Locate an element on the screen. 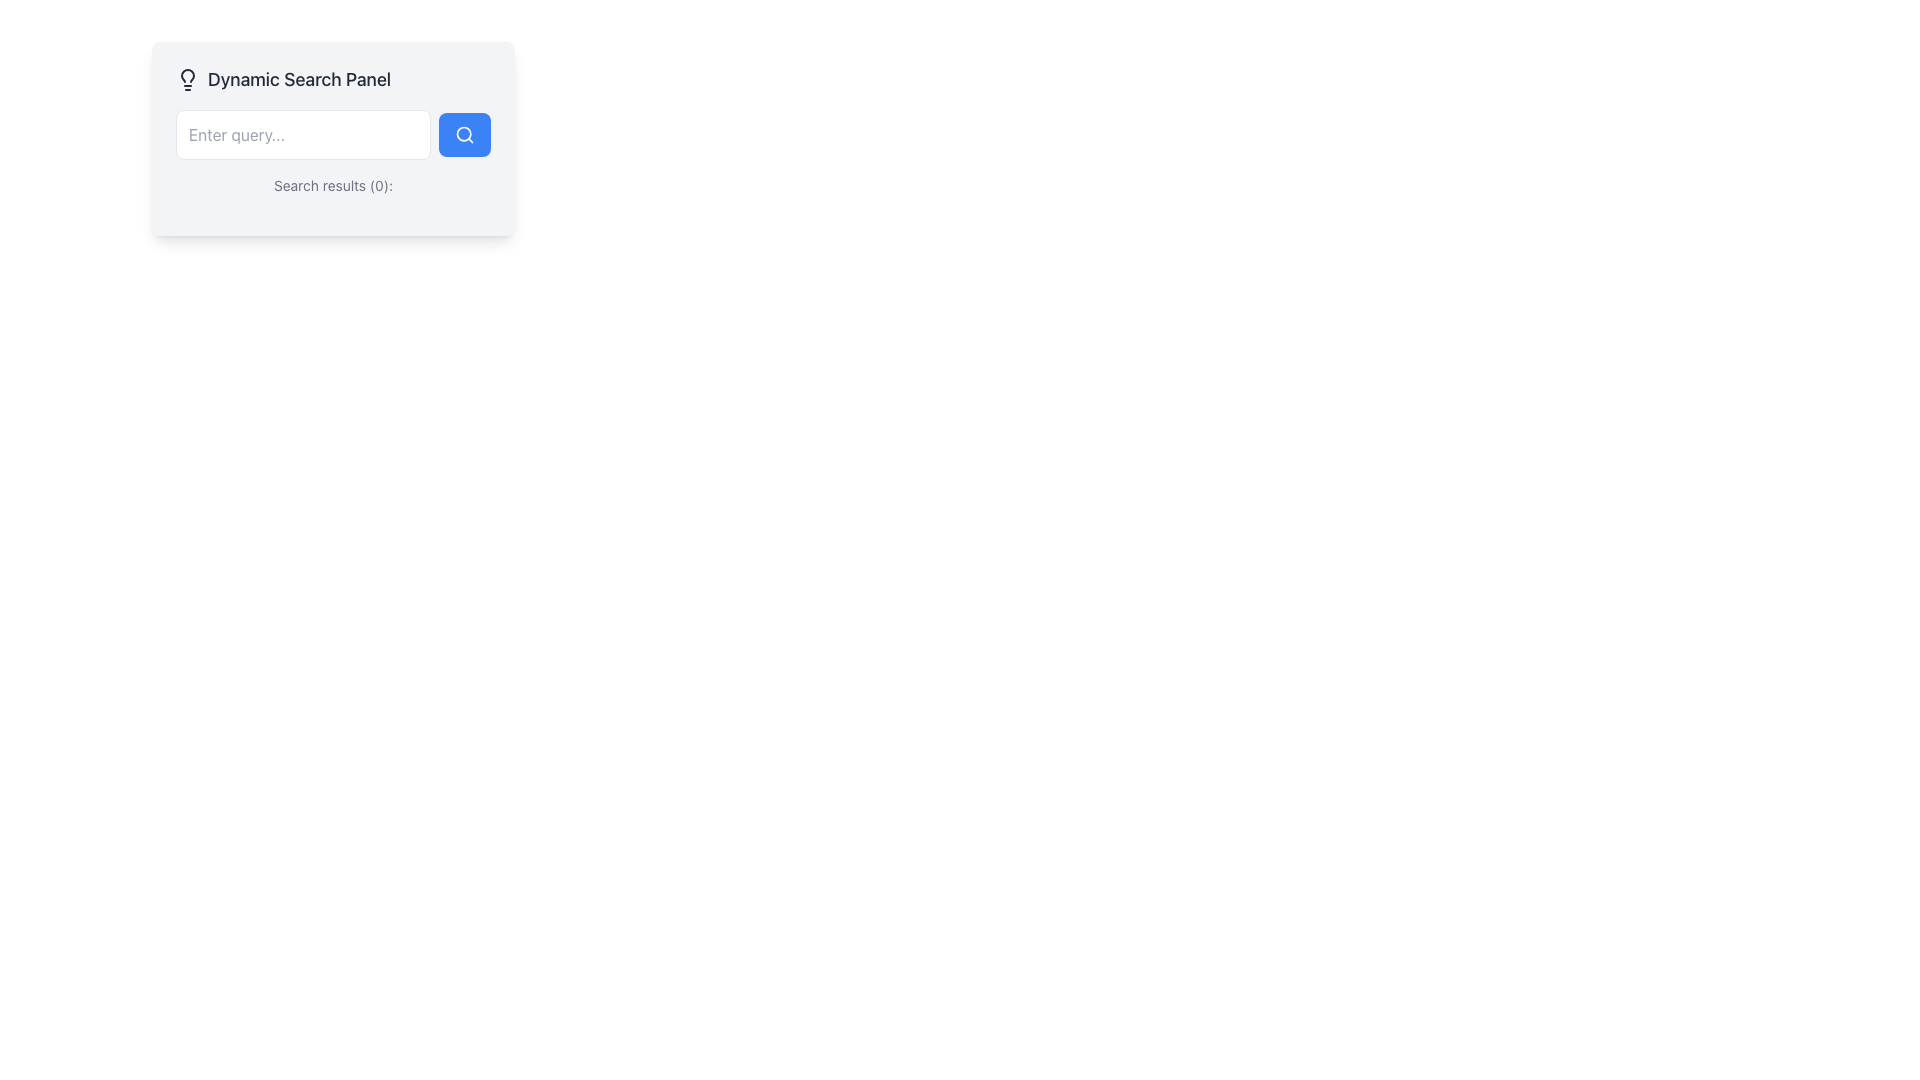 The image size is (1920, 1080). the lightbulb icon located at the top left corner of the Dynamic Search Panel, which signifies the theme or purpose of the panel is located at coordinates (187, 79).